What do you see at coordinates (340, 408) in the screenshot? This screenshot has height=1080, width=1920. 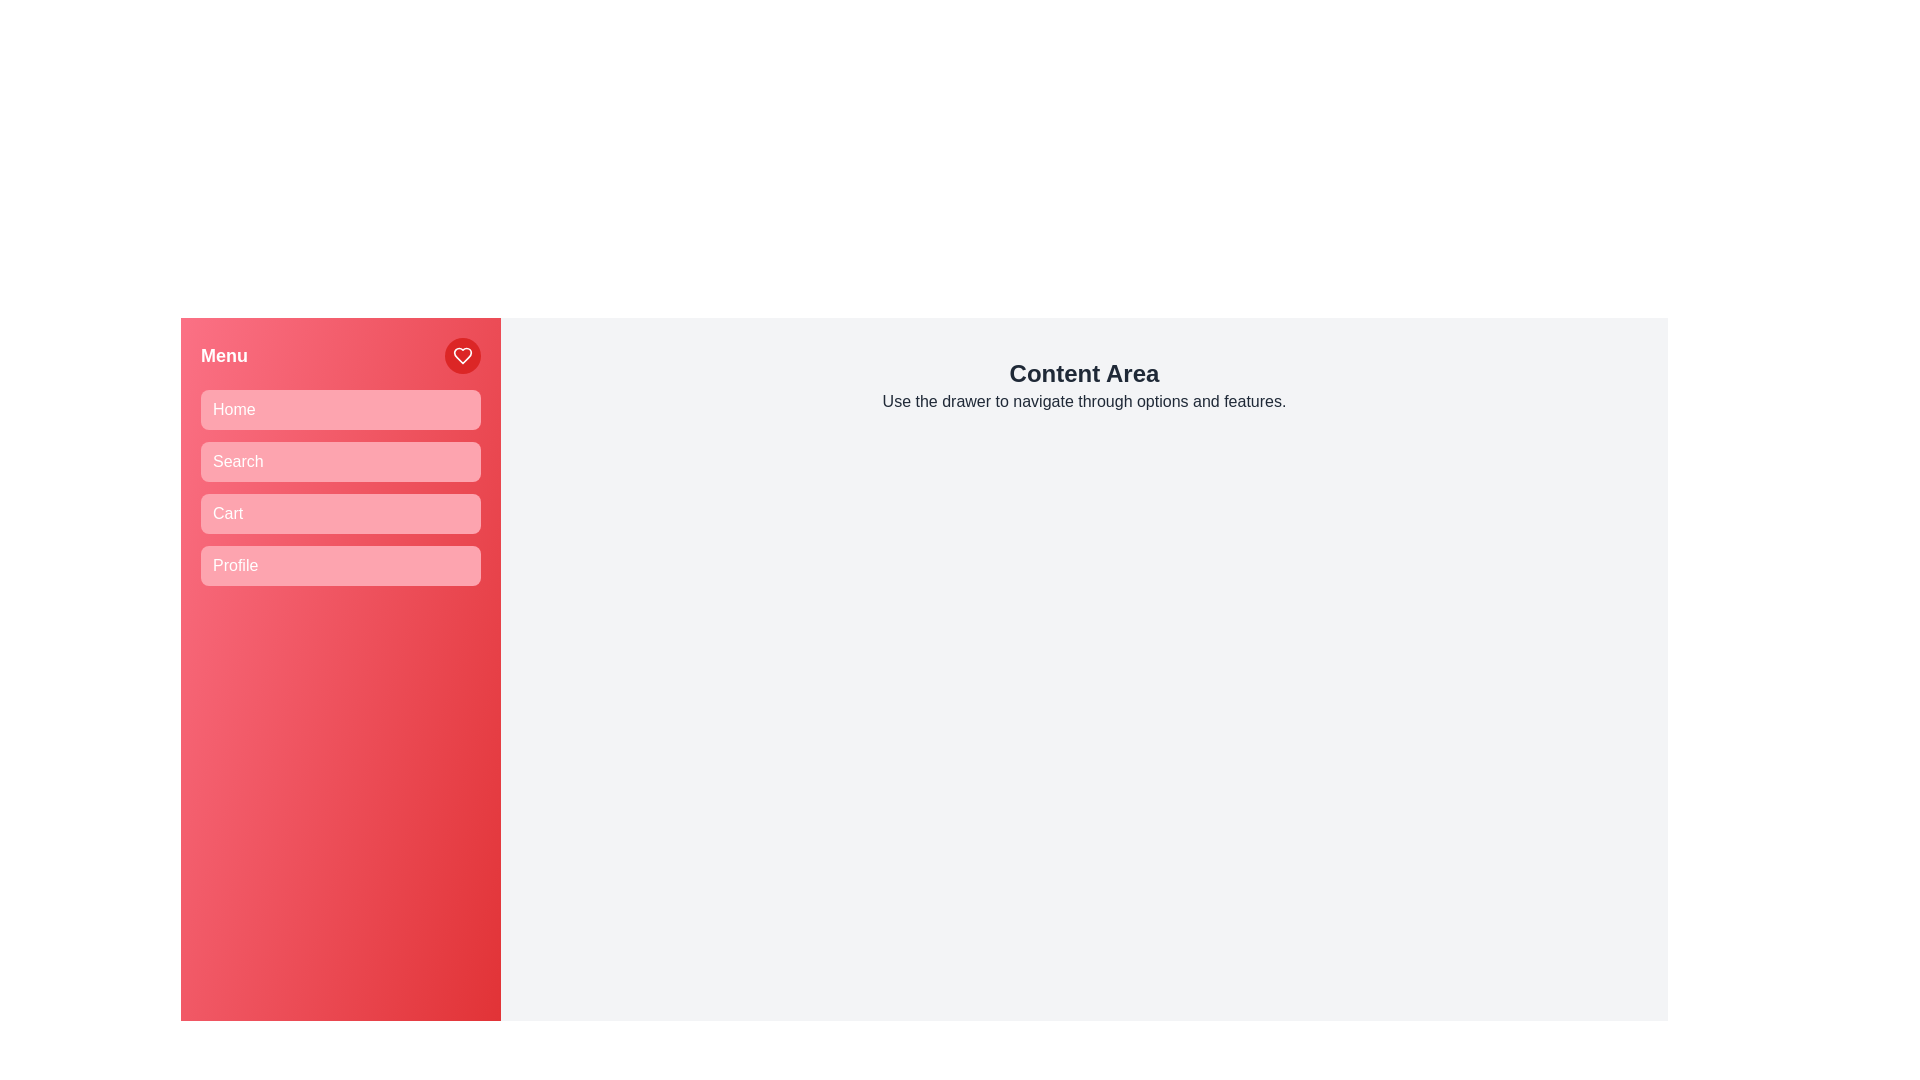 I see `the Home button to navigate to the corresponding section` at bounding box center [340, 408].